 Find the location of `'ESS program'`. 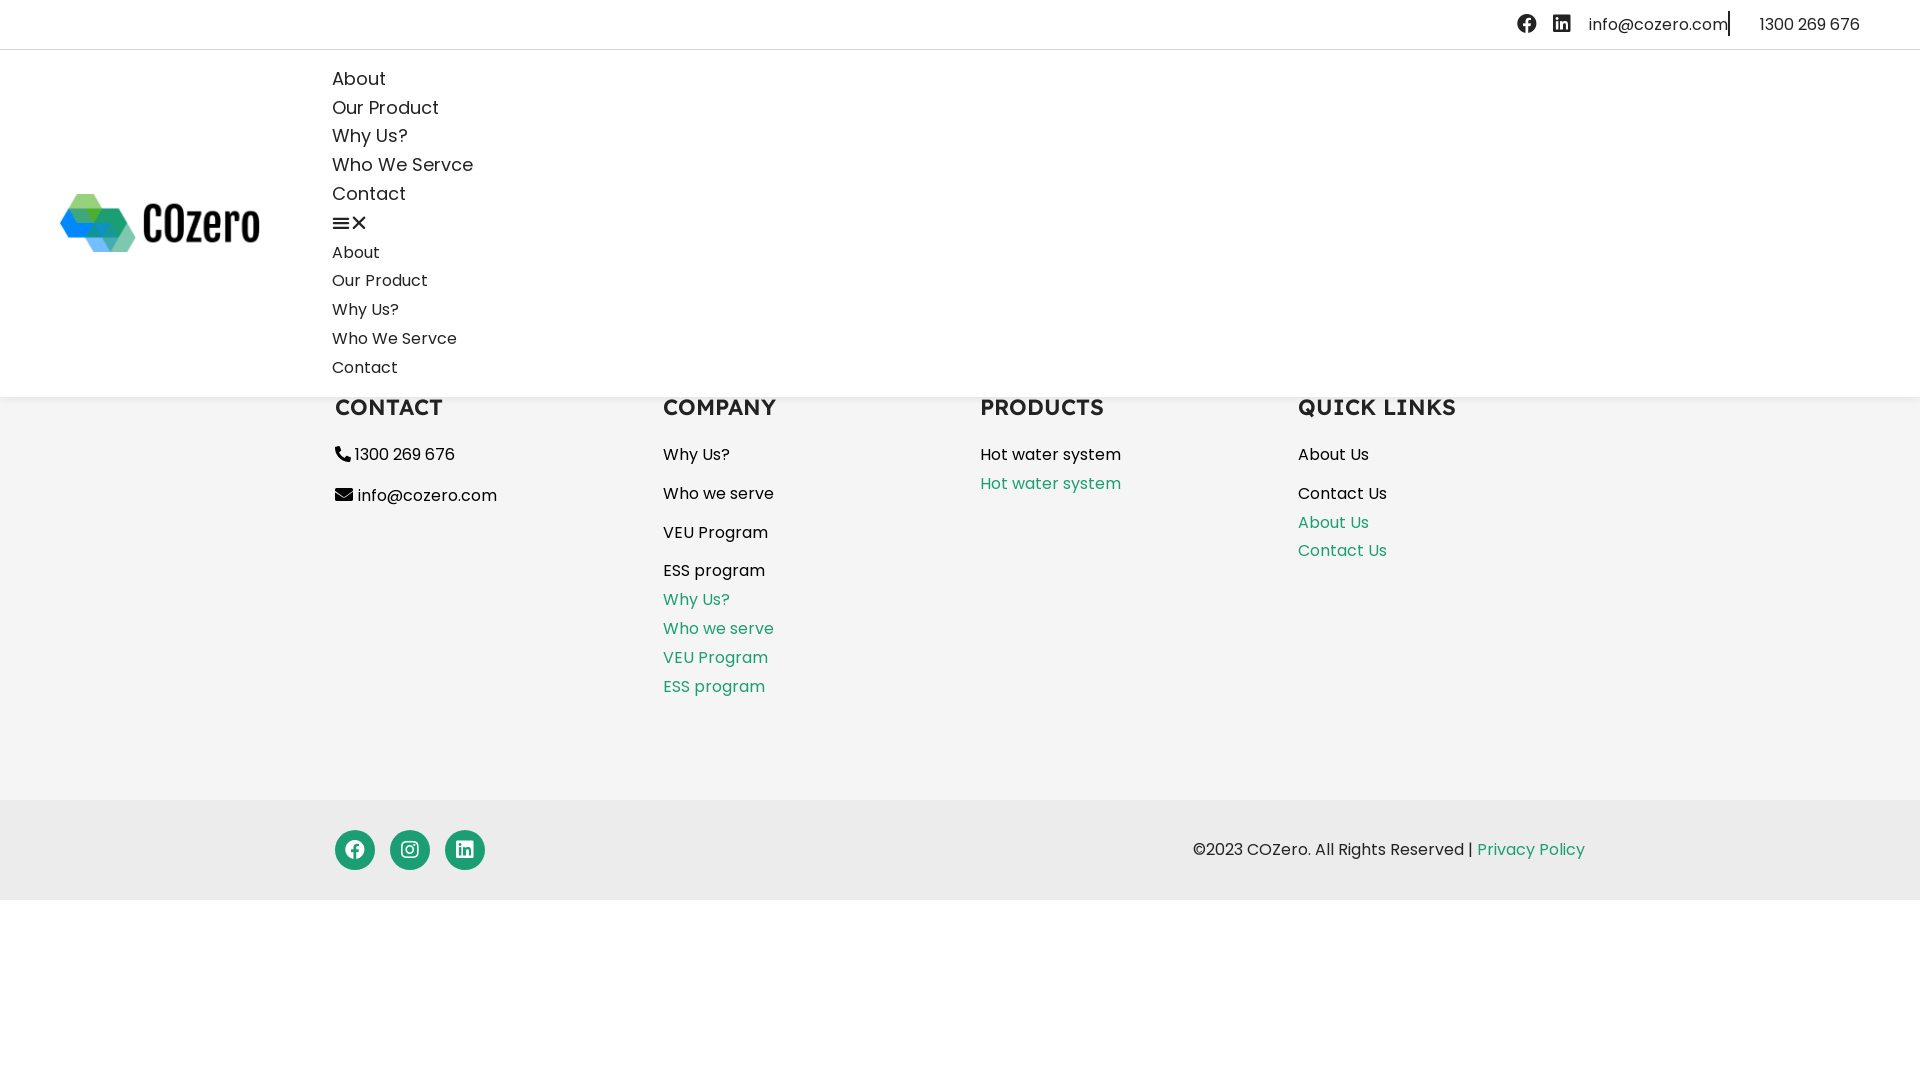

'ESS program' is located at coordinates (713, 570).